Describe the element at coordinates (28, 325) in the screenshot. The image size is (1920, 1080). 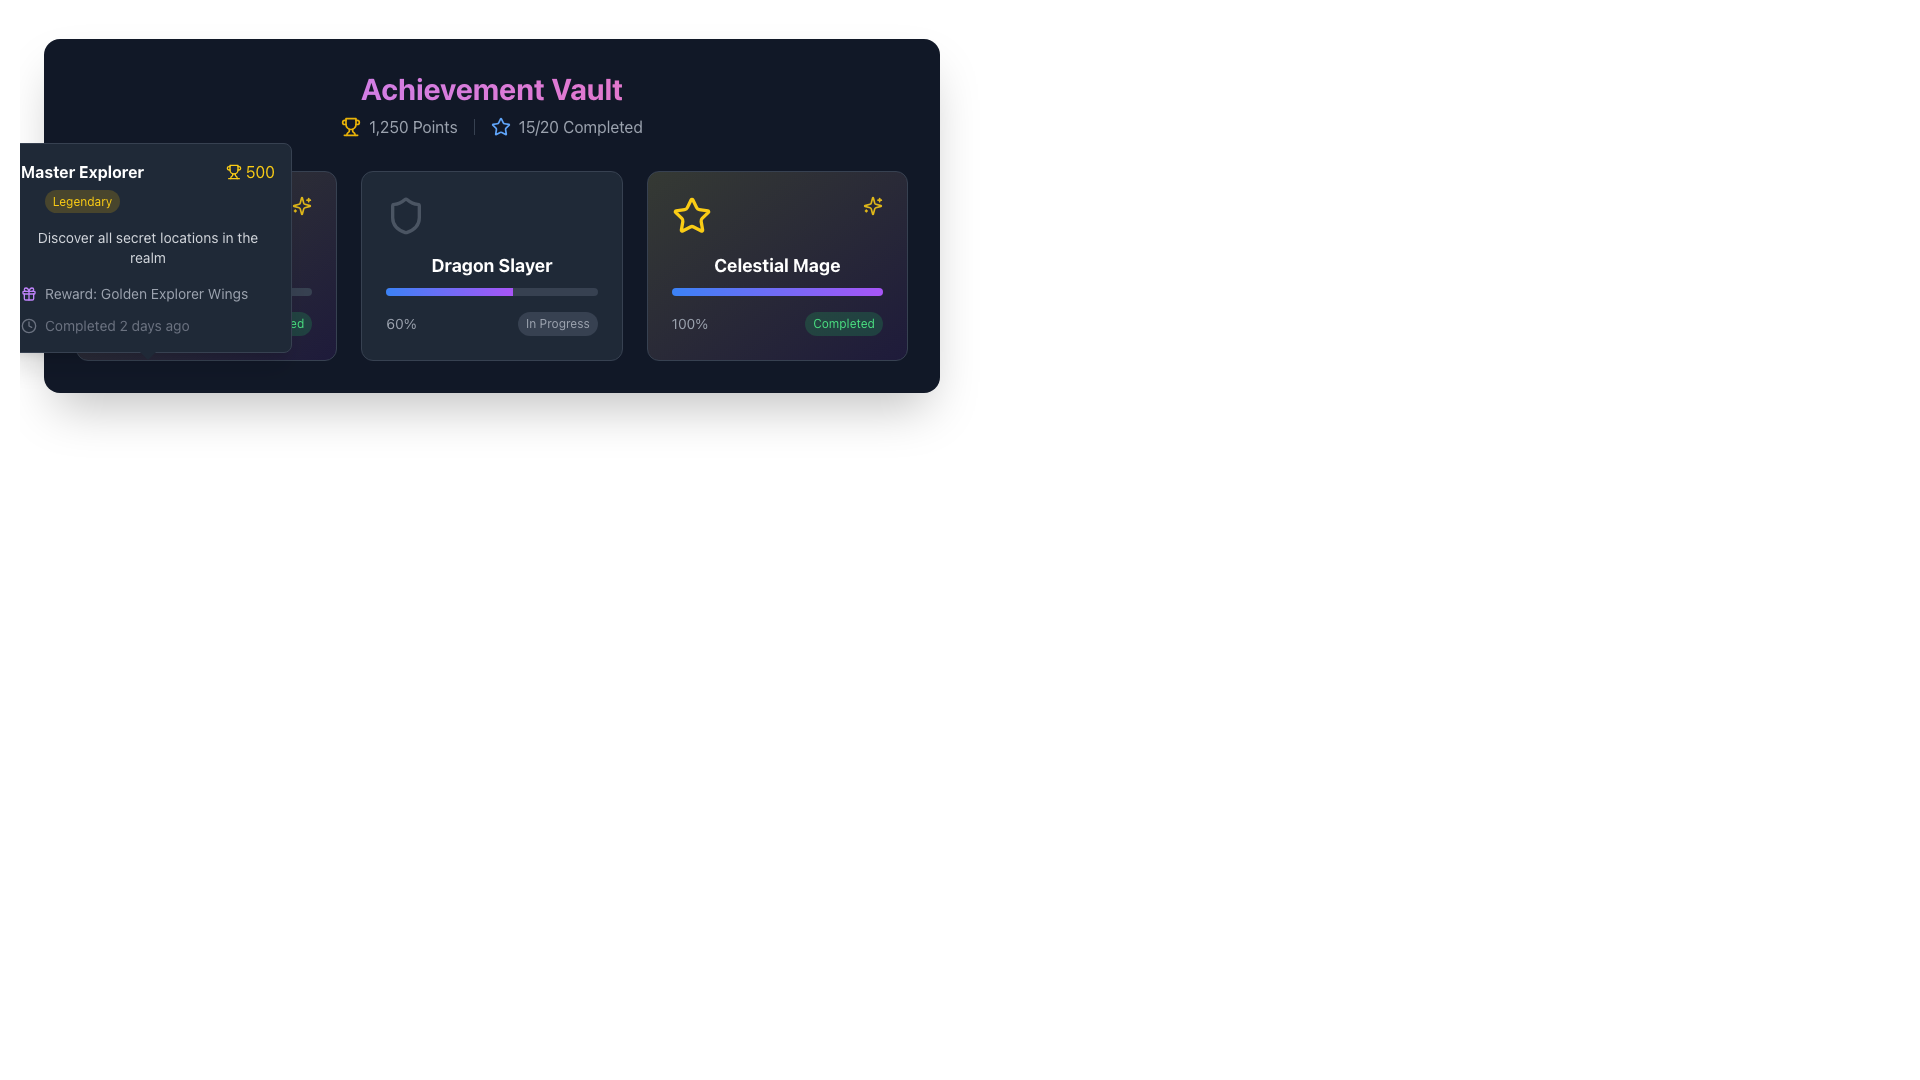
I see `the clock icon that represents time or completion, located to the left of the text 'Completed 2 days ago'` at that location.